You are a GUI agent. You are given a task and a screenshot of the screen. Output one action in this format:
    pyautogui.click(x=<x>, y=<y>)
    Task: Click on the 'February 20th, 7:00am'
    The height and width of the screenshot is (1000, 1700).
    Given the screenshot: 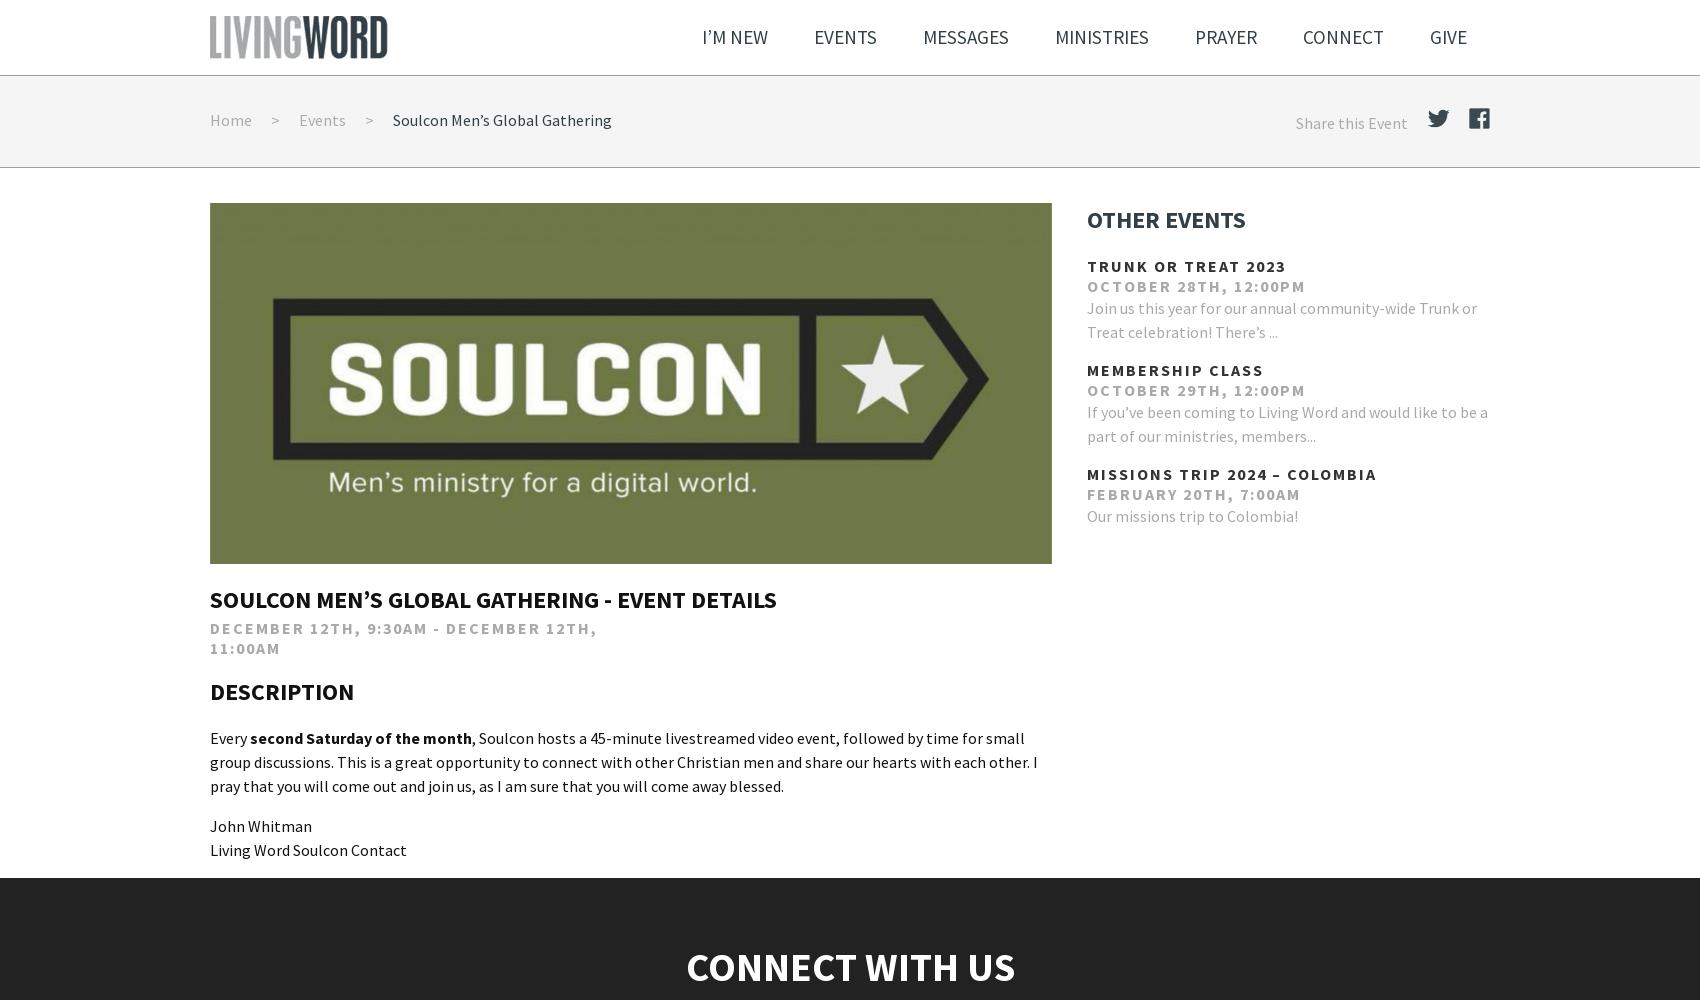 What is the action you would take?
    pyautogui.click(x=1192, y=492)
    